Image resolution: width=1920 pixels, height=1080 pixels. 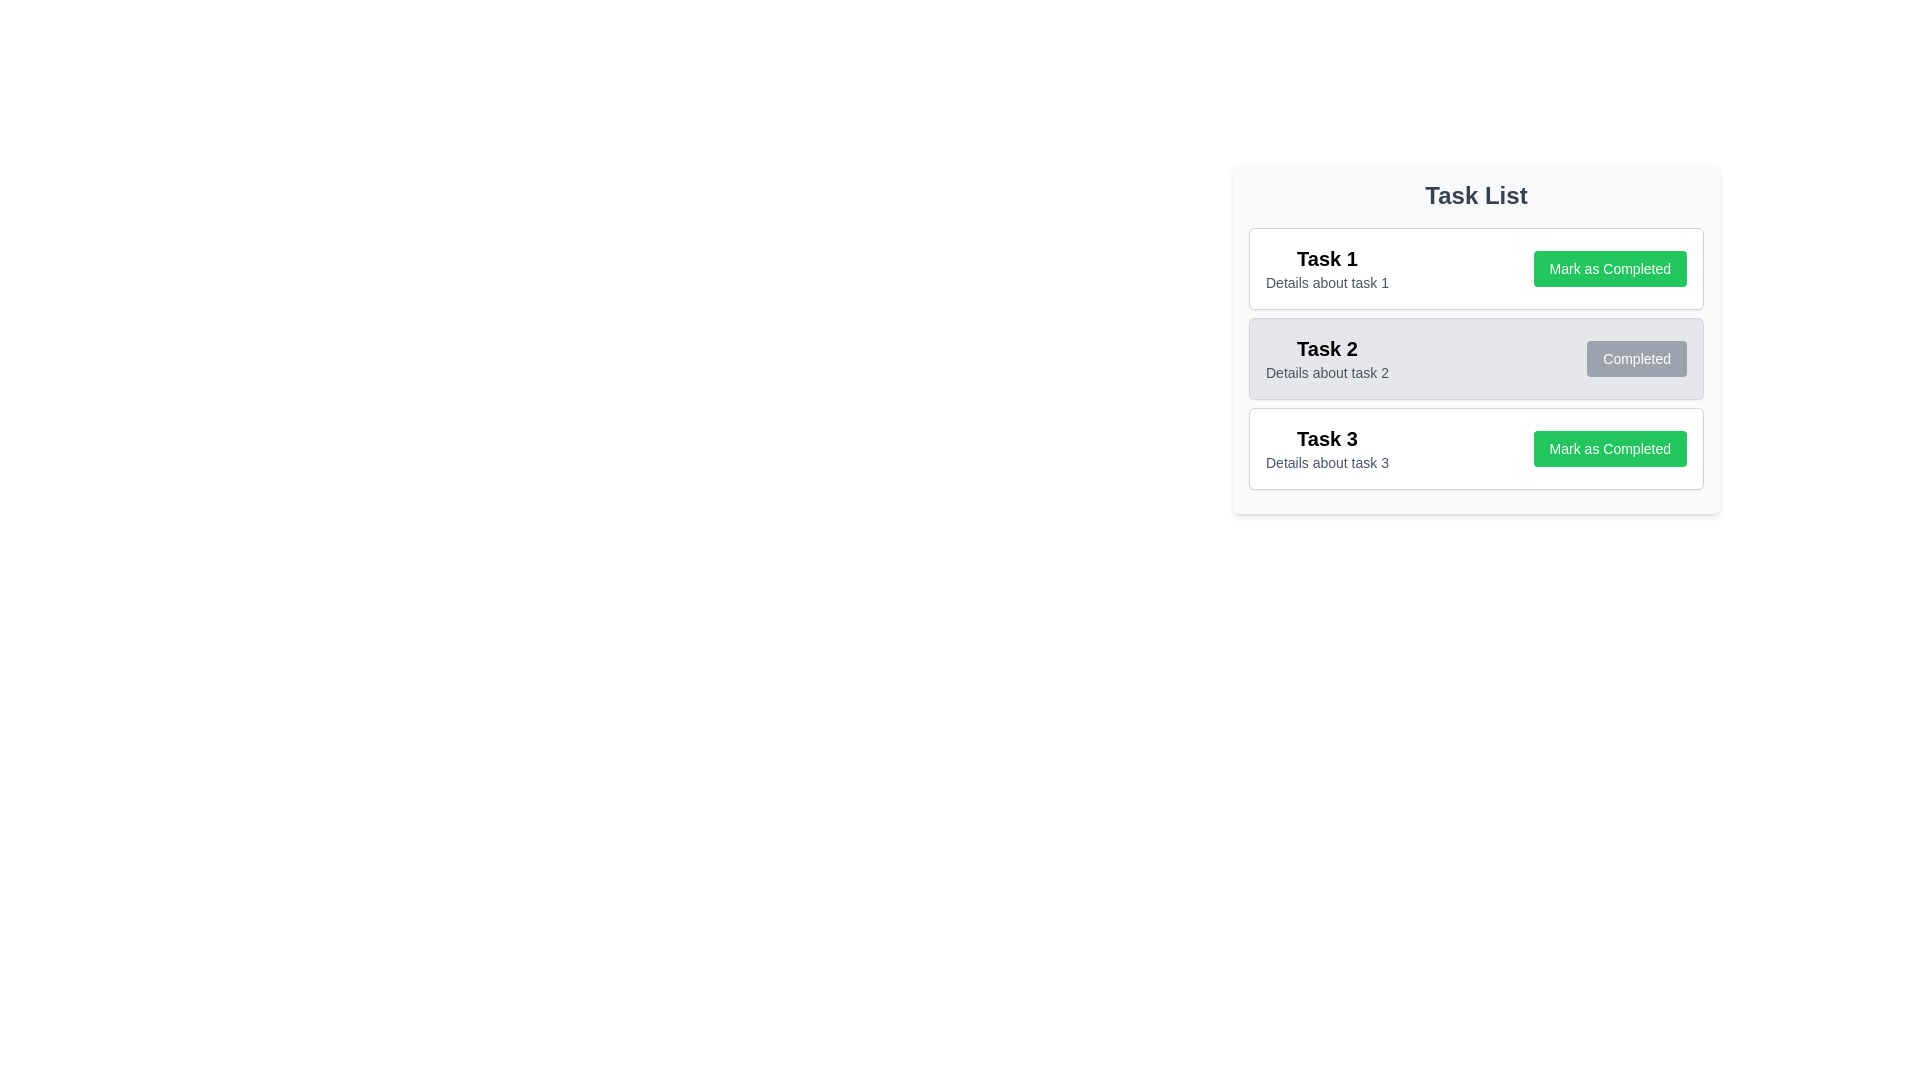 I want to click on details of the task from the Task item card labeled 'Task 3' that contains a title and a description, located at the specified coordinates, so click(x=1476, y=447).